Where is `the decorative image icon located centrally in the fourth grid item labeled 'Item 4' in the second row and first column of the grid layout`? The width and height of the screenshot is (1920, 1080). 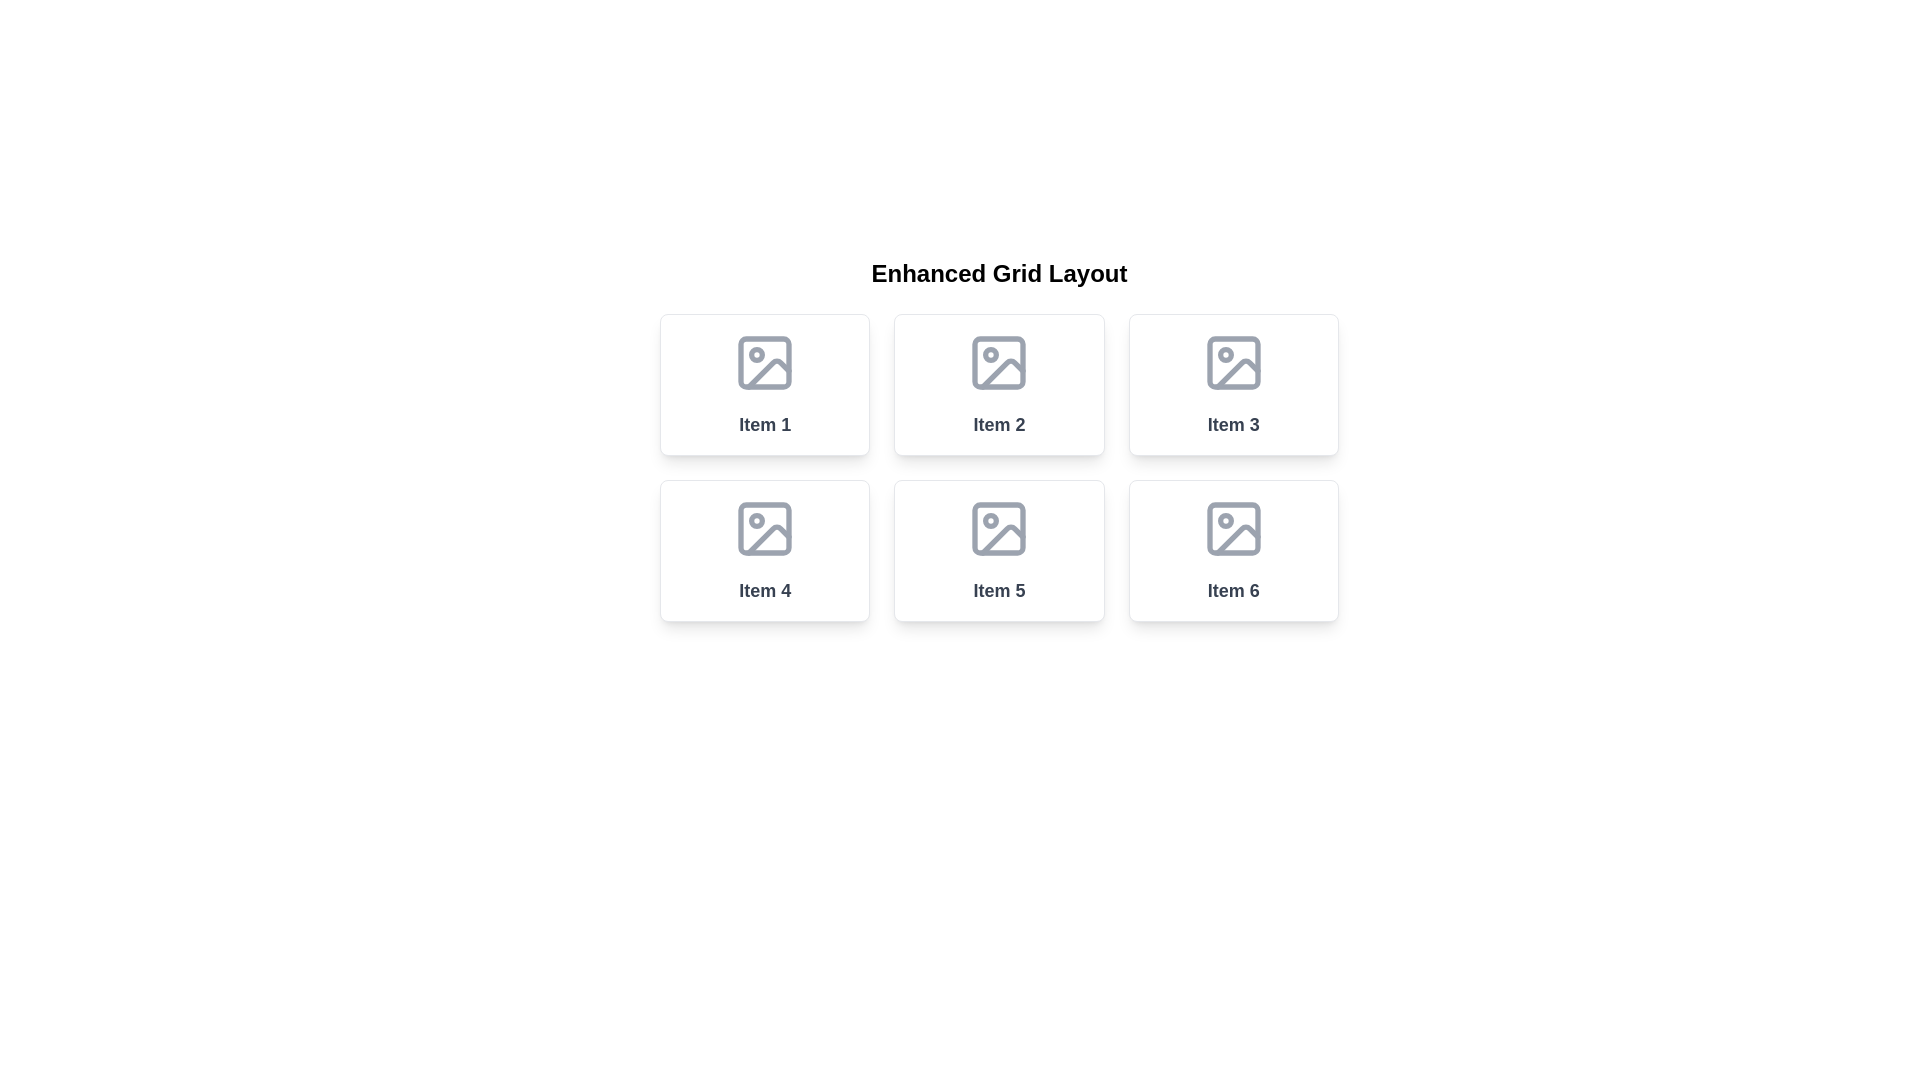
the decorative image icon located centrally in the fourth grid item labeled 'Item 4' in the second row and first column of the grid layout is located at coordinates (764, 527).